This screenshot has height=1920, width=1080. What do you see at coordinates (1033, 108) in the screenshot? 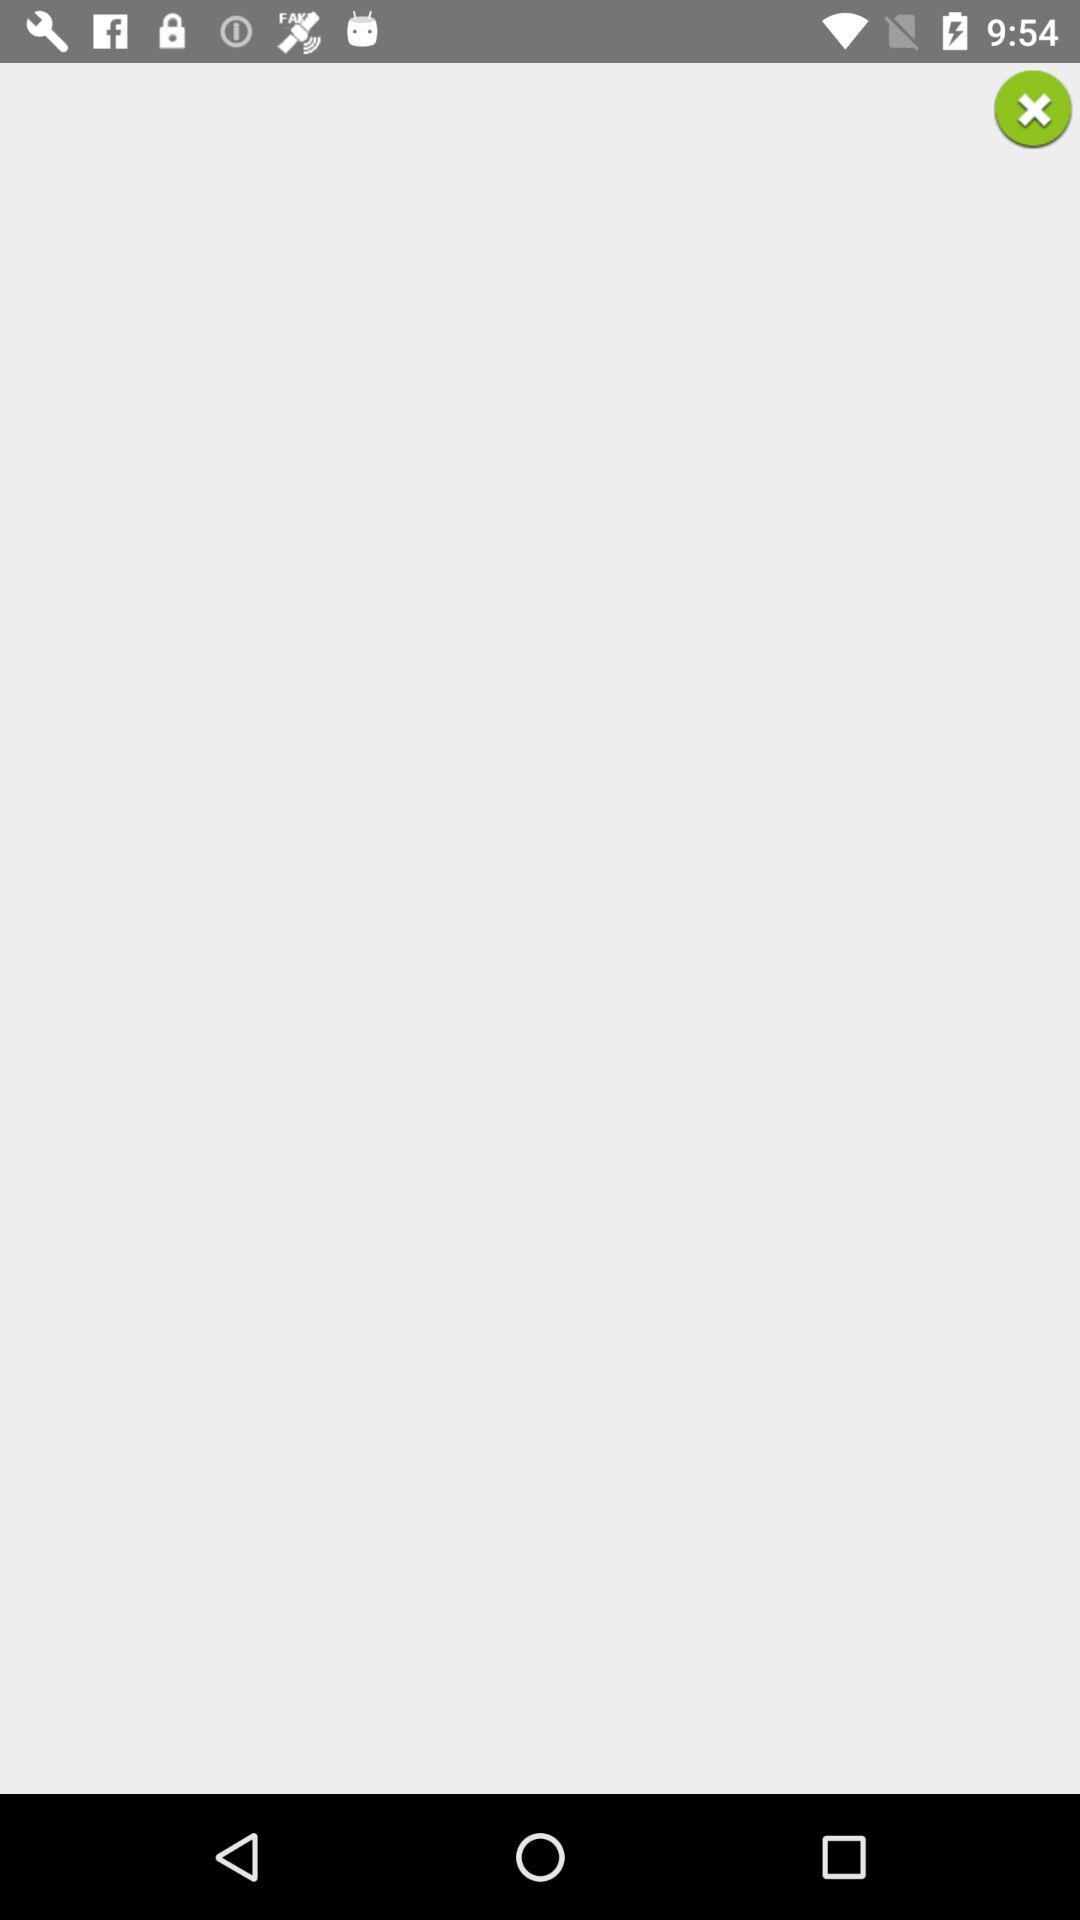
I see `selection` at bounding box center [1033, 108].